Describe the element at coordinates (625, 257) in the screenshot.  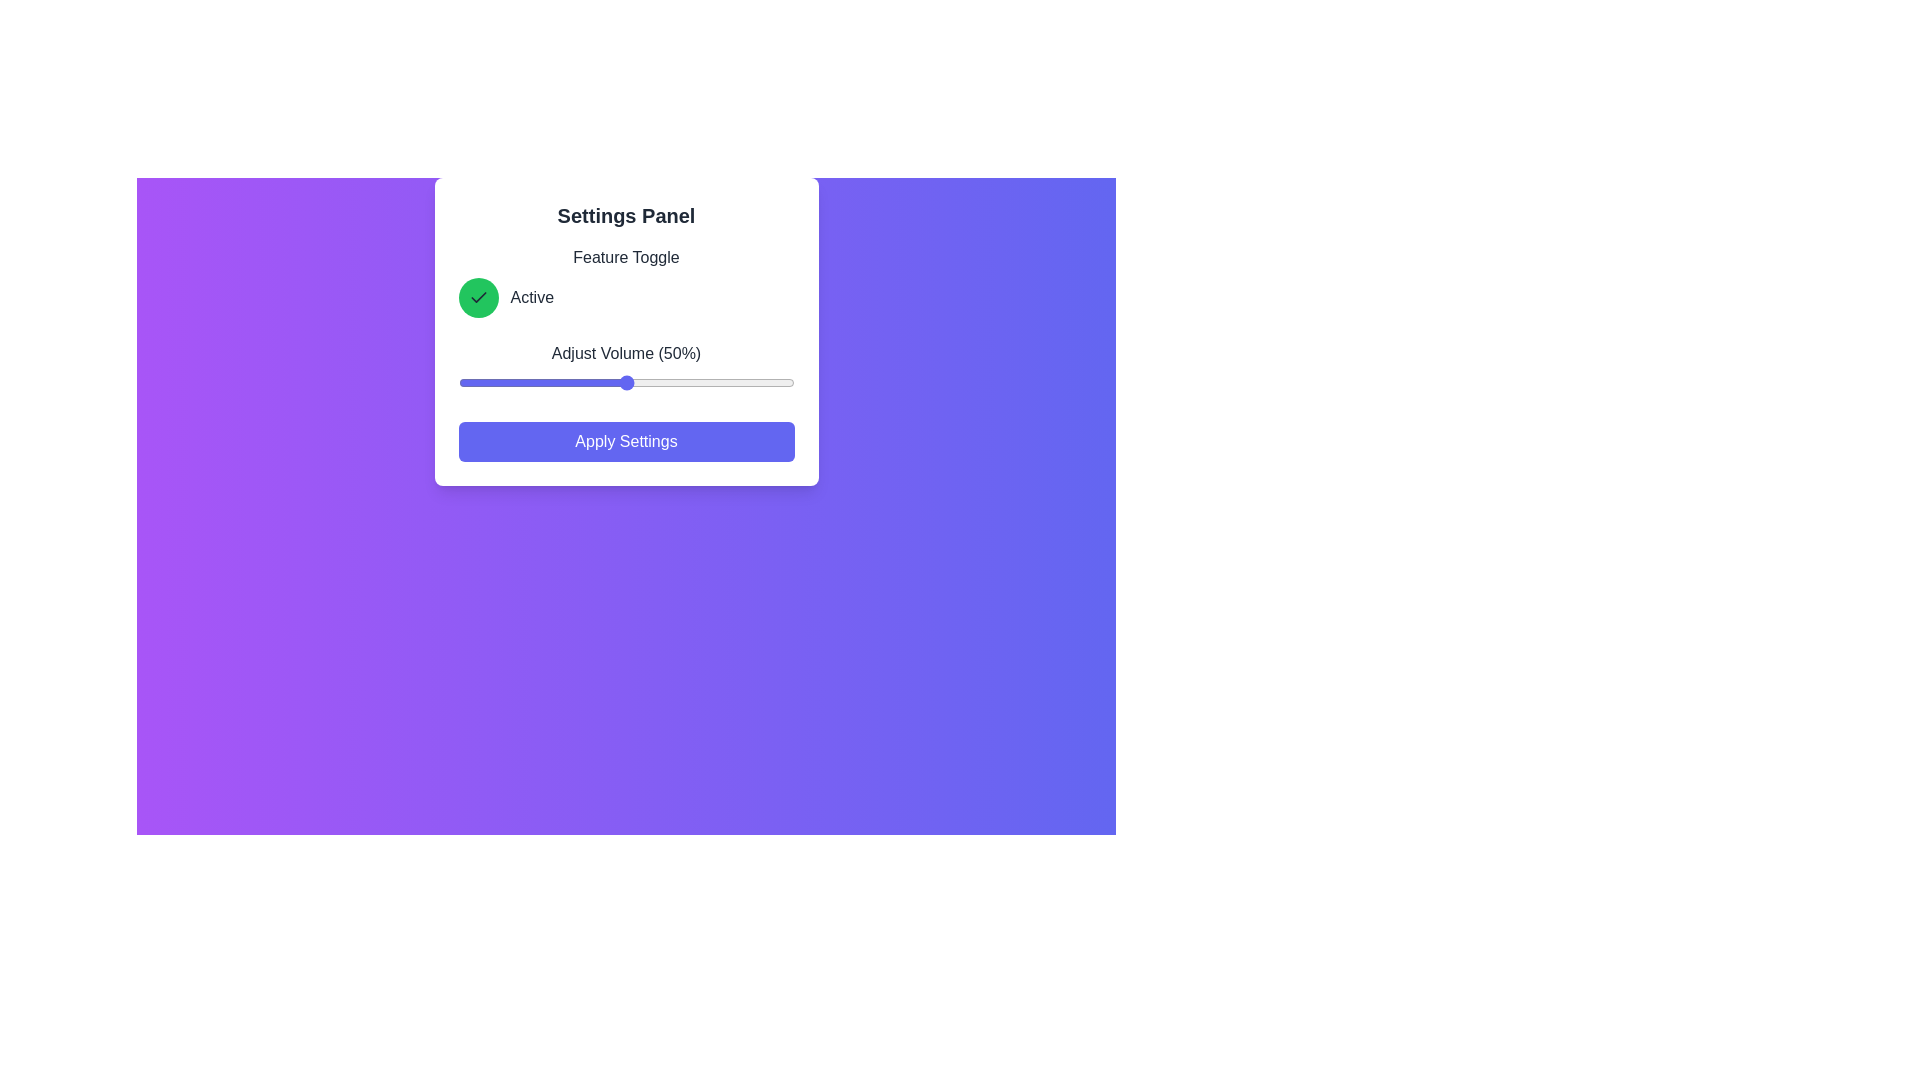
I see `static text label 'Feature Toggle' positioned at the top of the Settings Panel, just below the panel's title` at that location.